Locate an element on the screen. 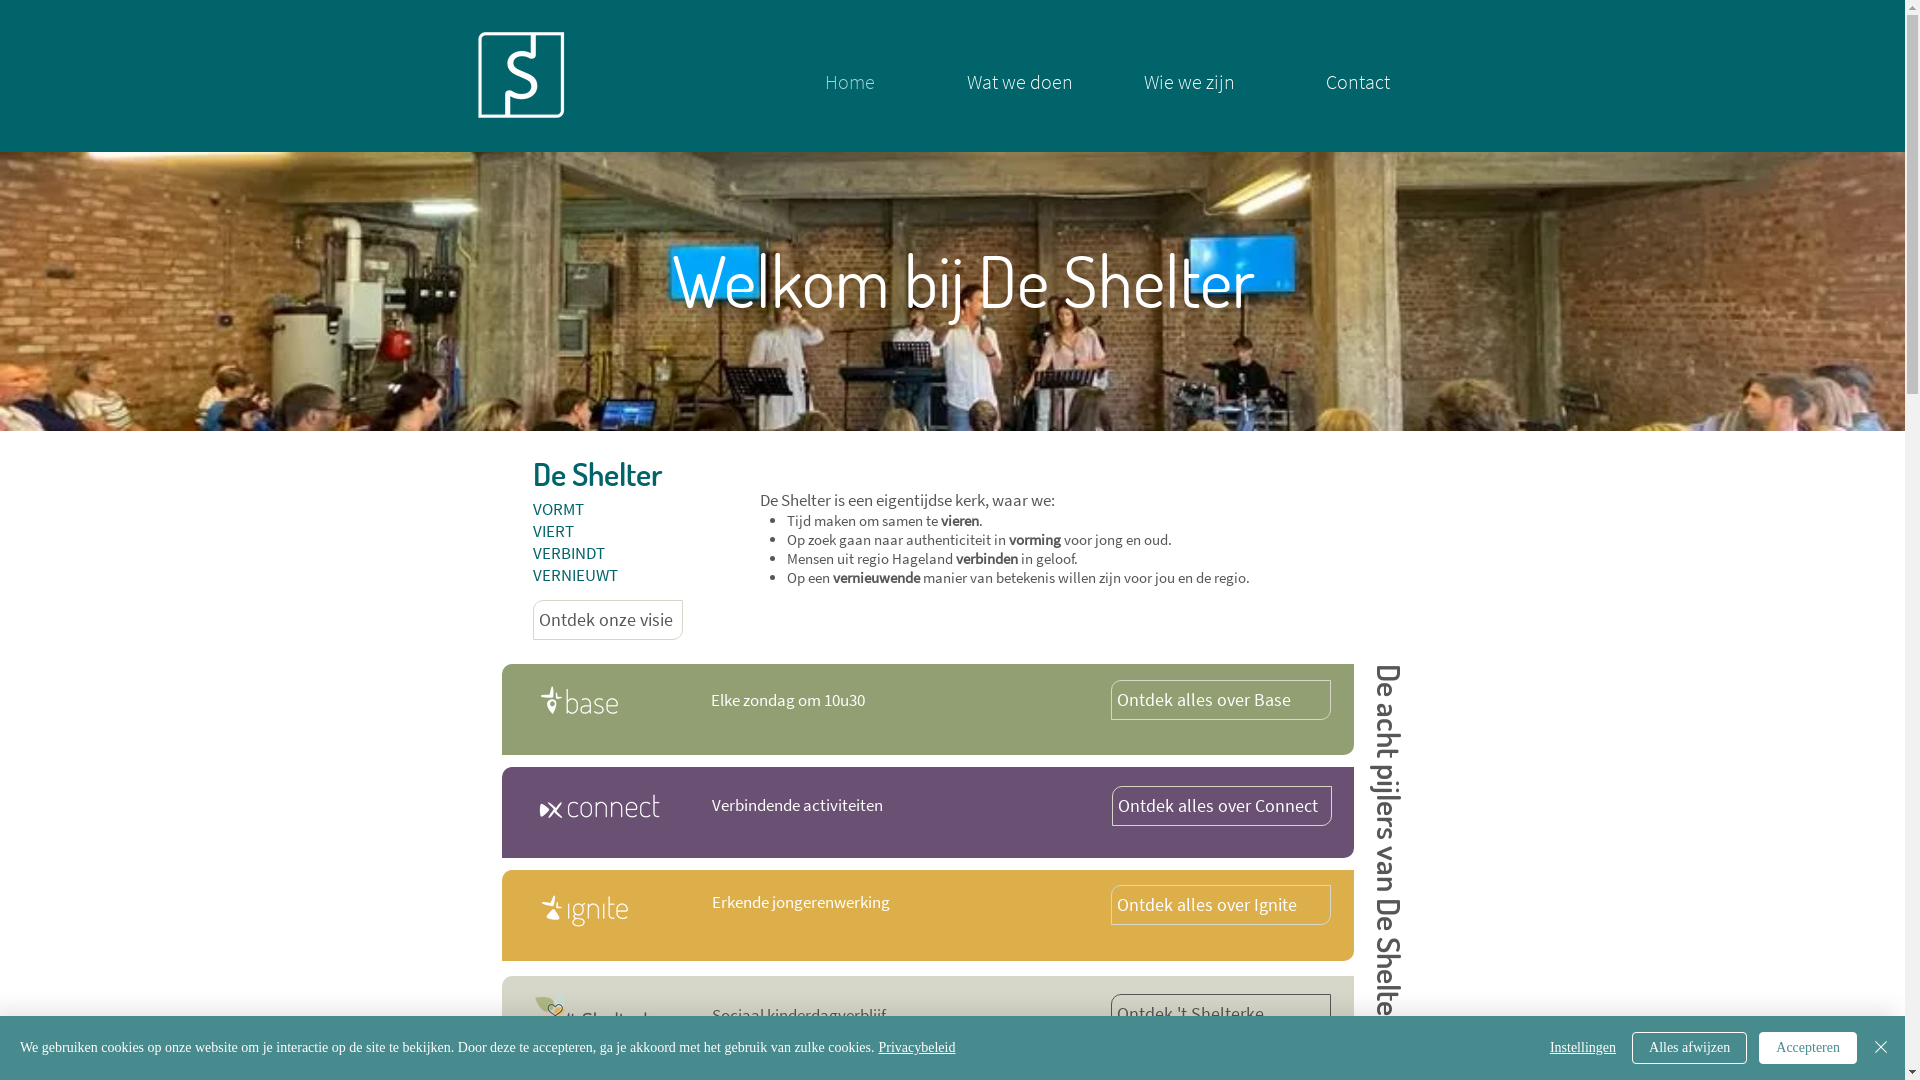 This screenshot has width=1920, height=1080. 'Ontdek alles over Base' is located at coordinates (1218, 698).